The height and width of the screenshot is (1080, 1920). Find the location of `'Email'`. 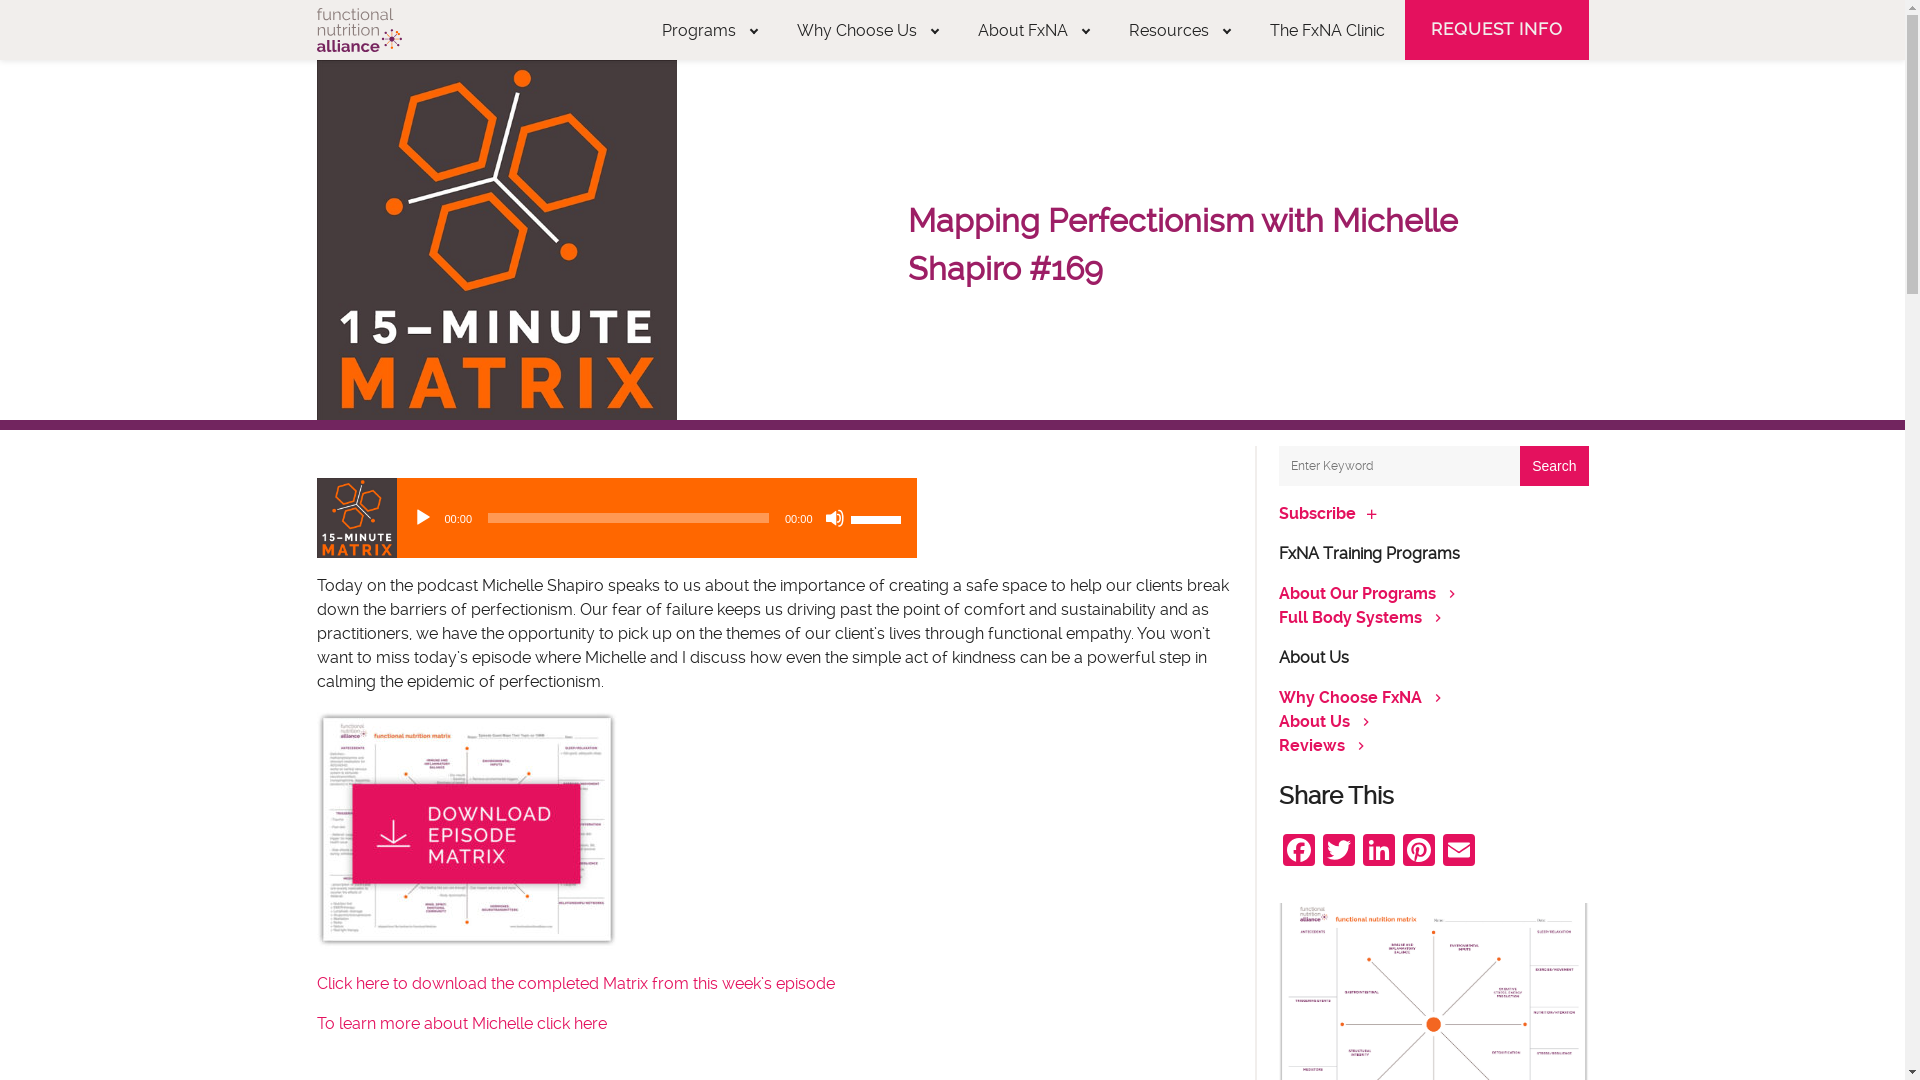

'Email' is located at coordinates (1458, 852).